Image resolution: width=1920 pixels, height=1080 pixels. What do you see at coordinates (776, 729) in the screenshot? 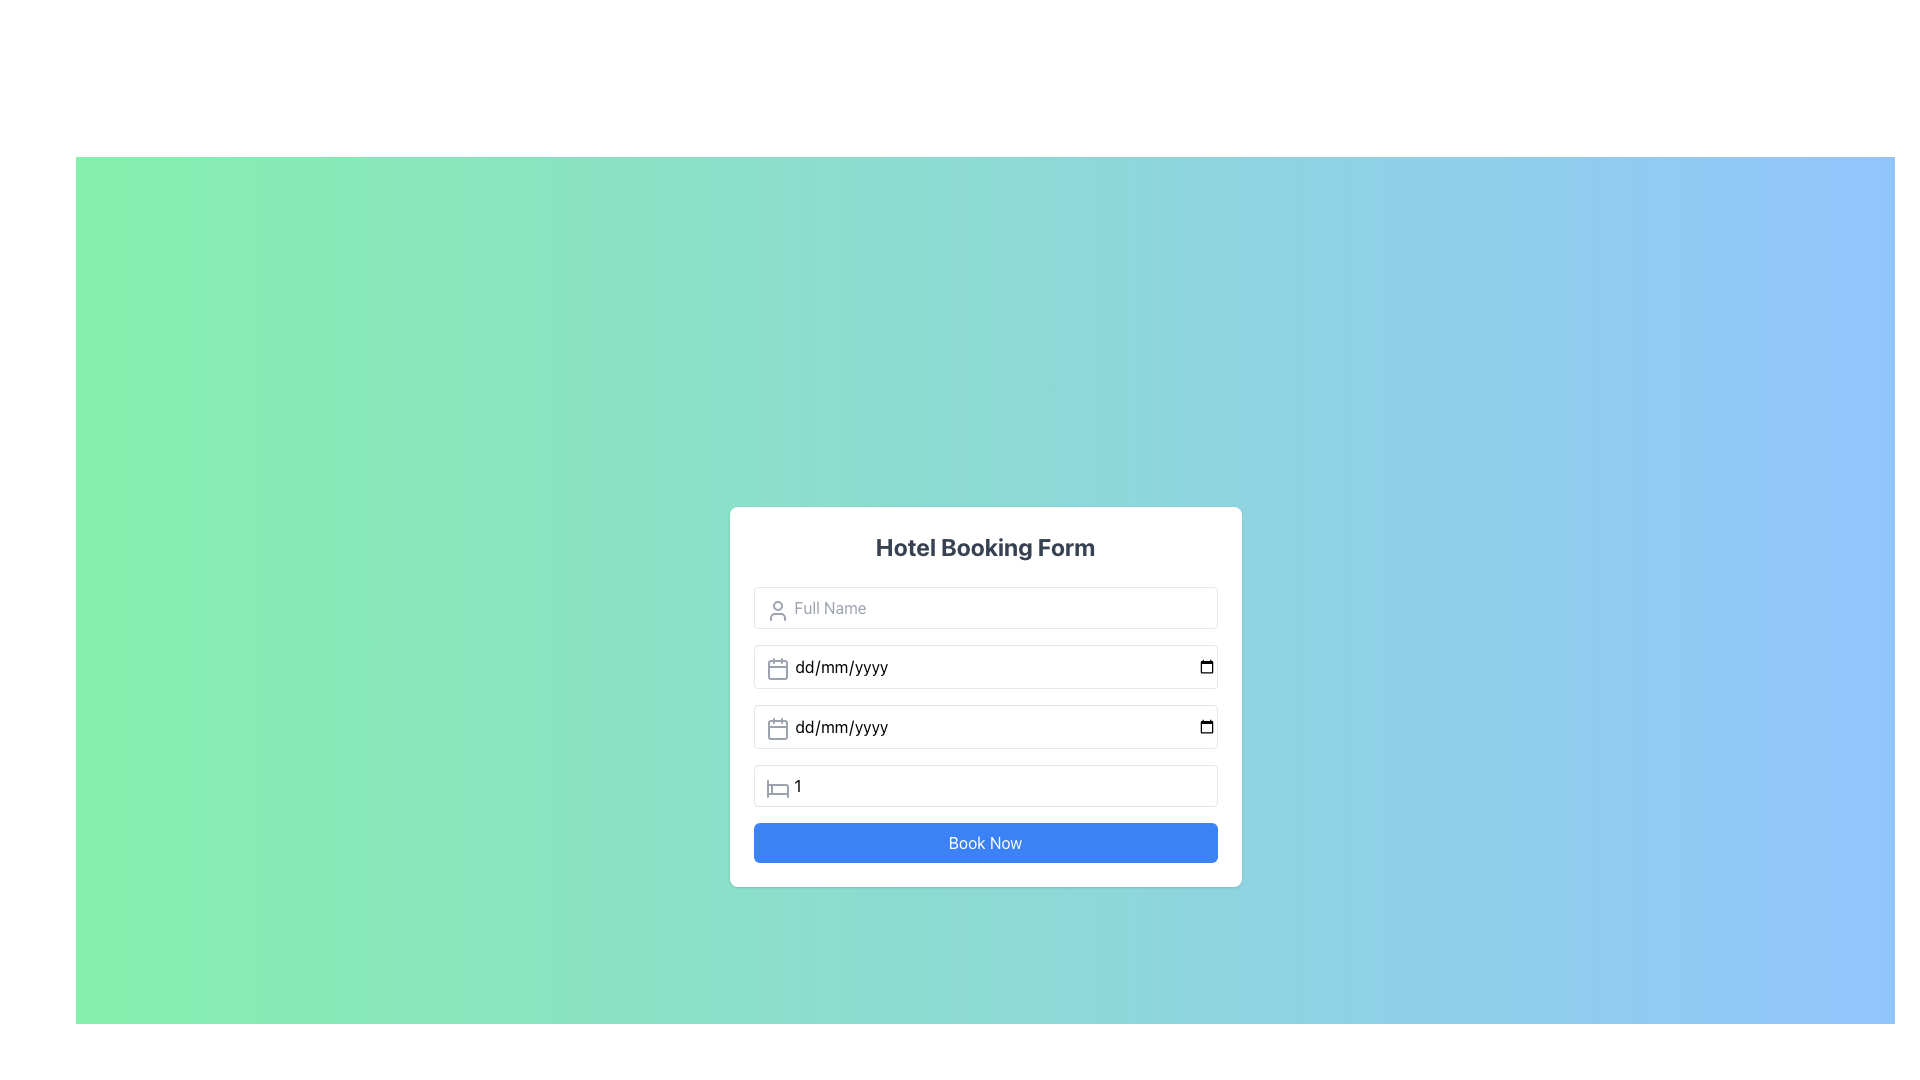
I see `the calendar icon located on the left side of the second date input field in the booking form` at bounding box center [776, 729].